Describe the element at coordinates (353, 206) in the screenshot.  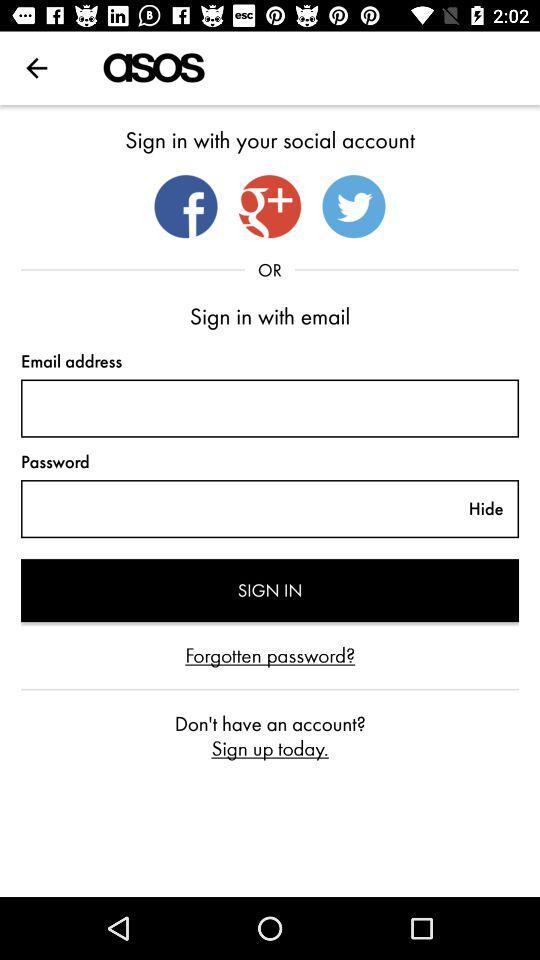
I see `twitter page` at that location.